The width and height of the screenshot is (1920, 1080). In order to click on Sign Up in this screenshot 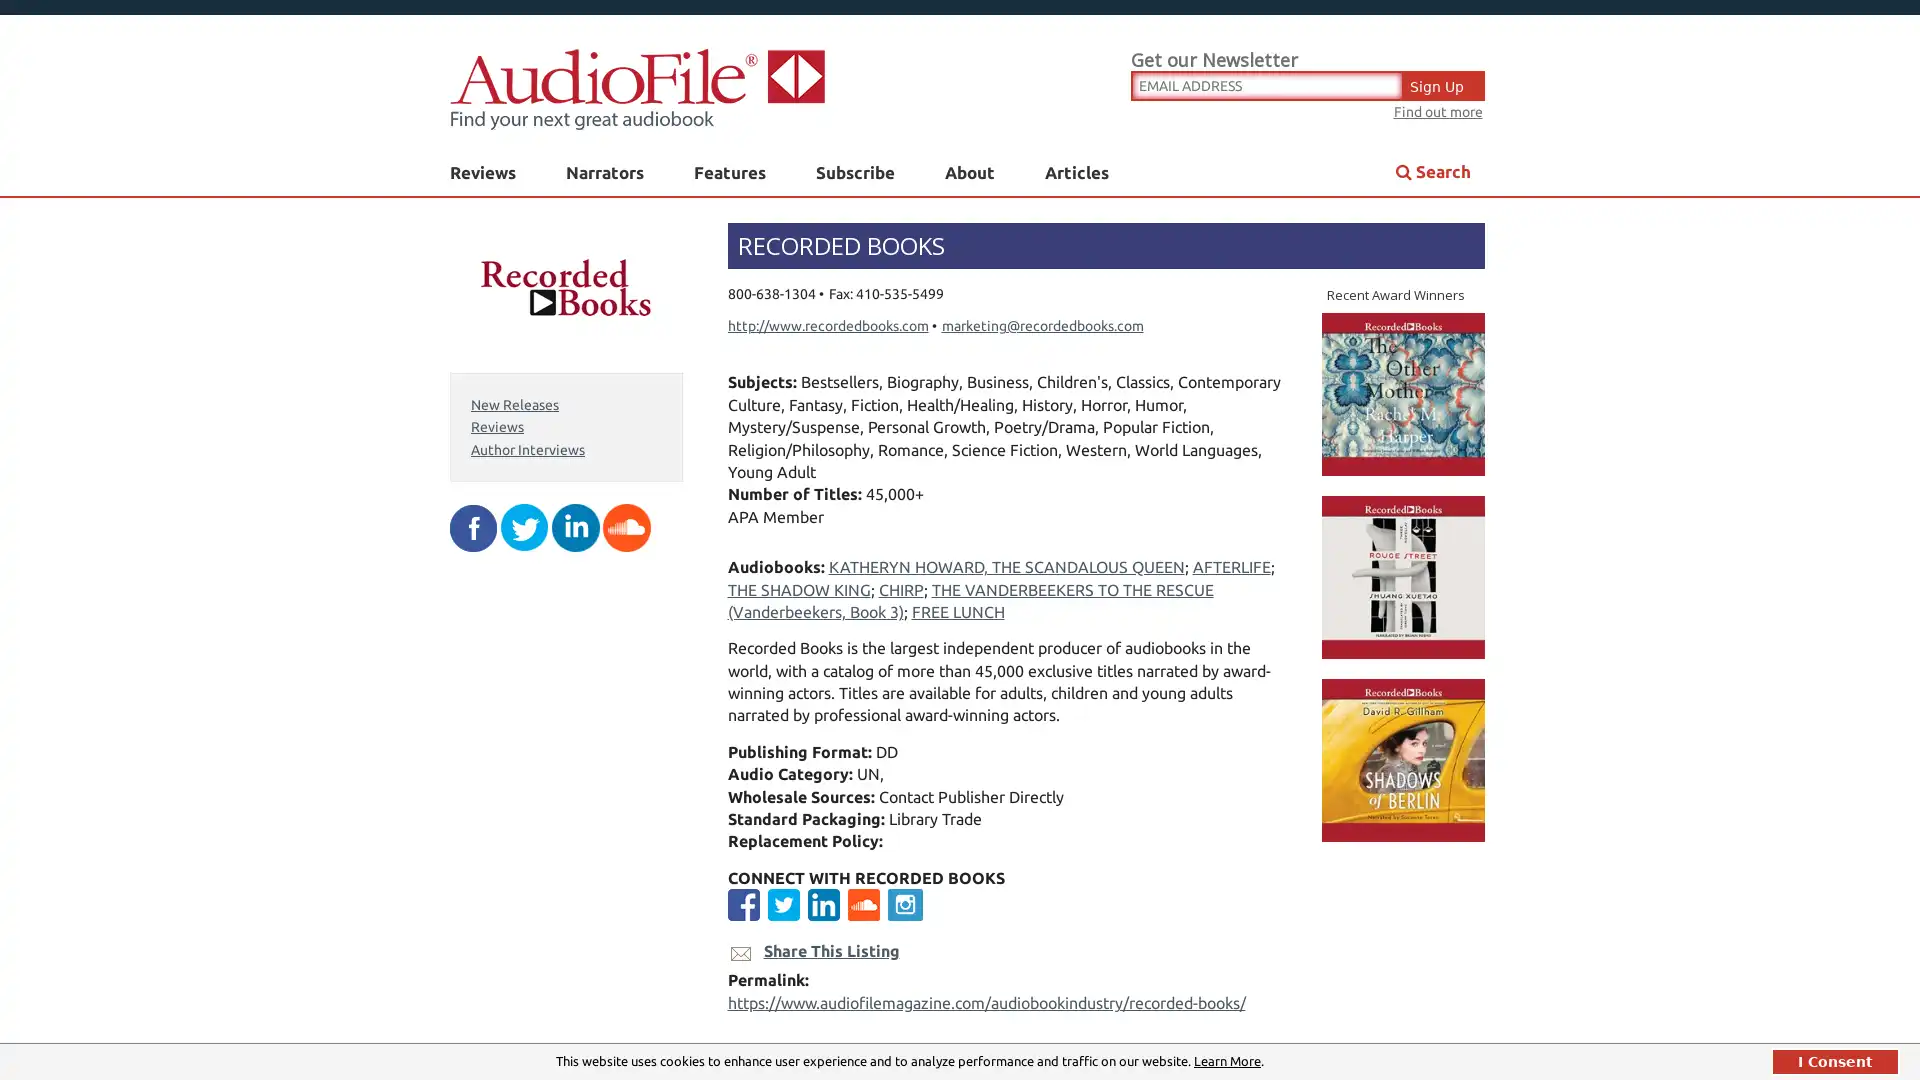, I will do `click(1444, 83)`.